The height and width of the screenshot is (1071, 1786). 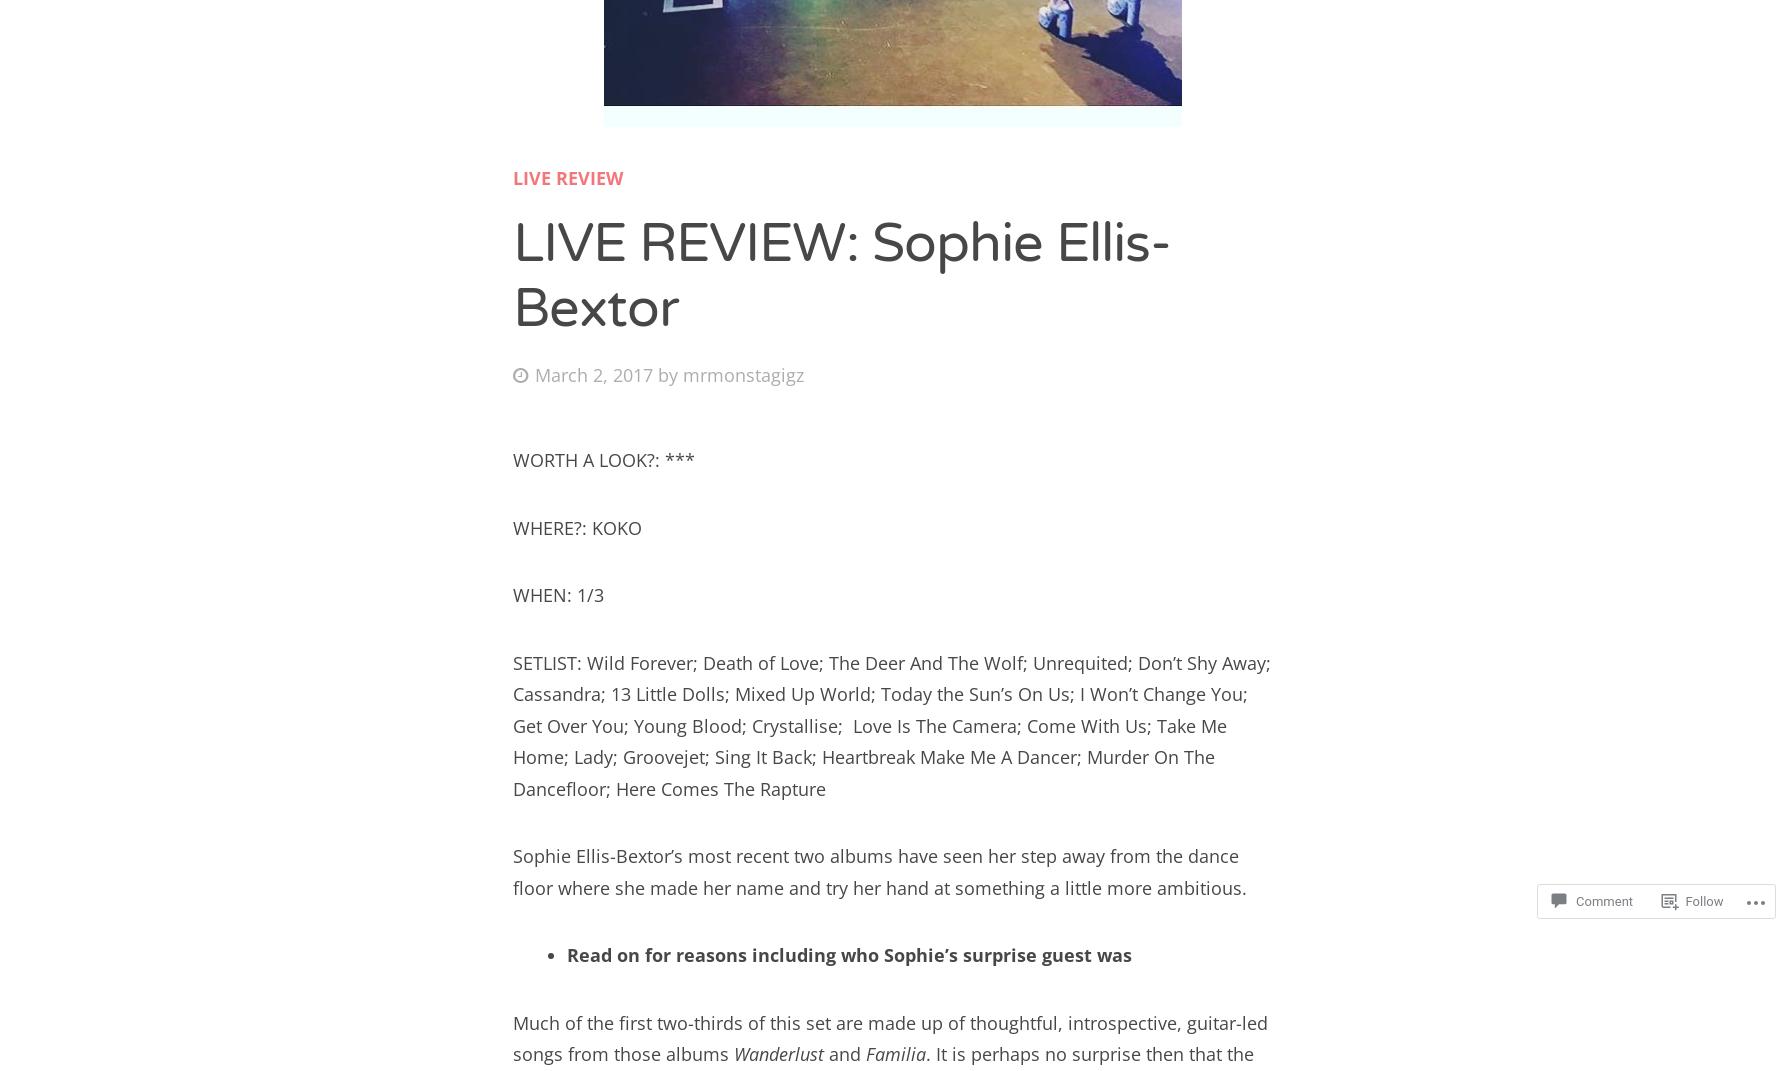 What do you see at coordinates (670, 372) in the screenshot?
I see `'by'` at bounding box center [670, 372].